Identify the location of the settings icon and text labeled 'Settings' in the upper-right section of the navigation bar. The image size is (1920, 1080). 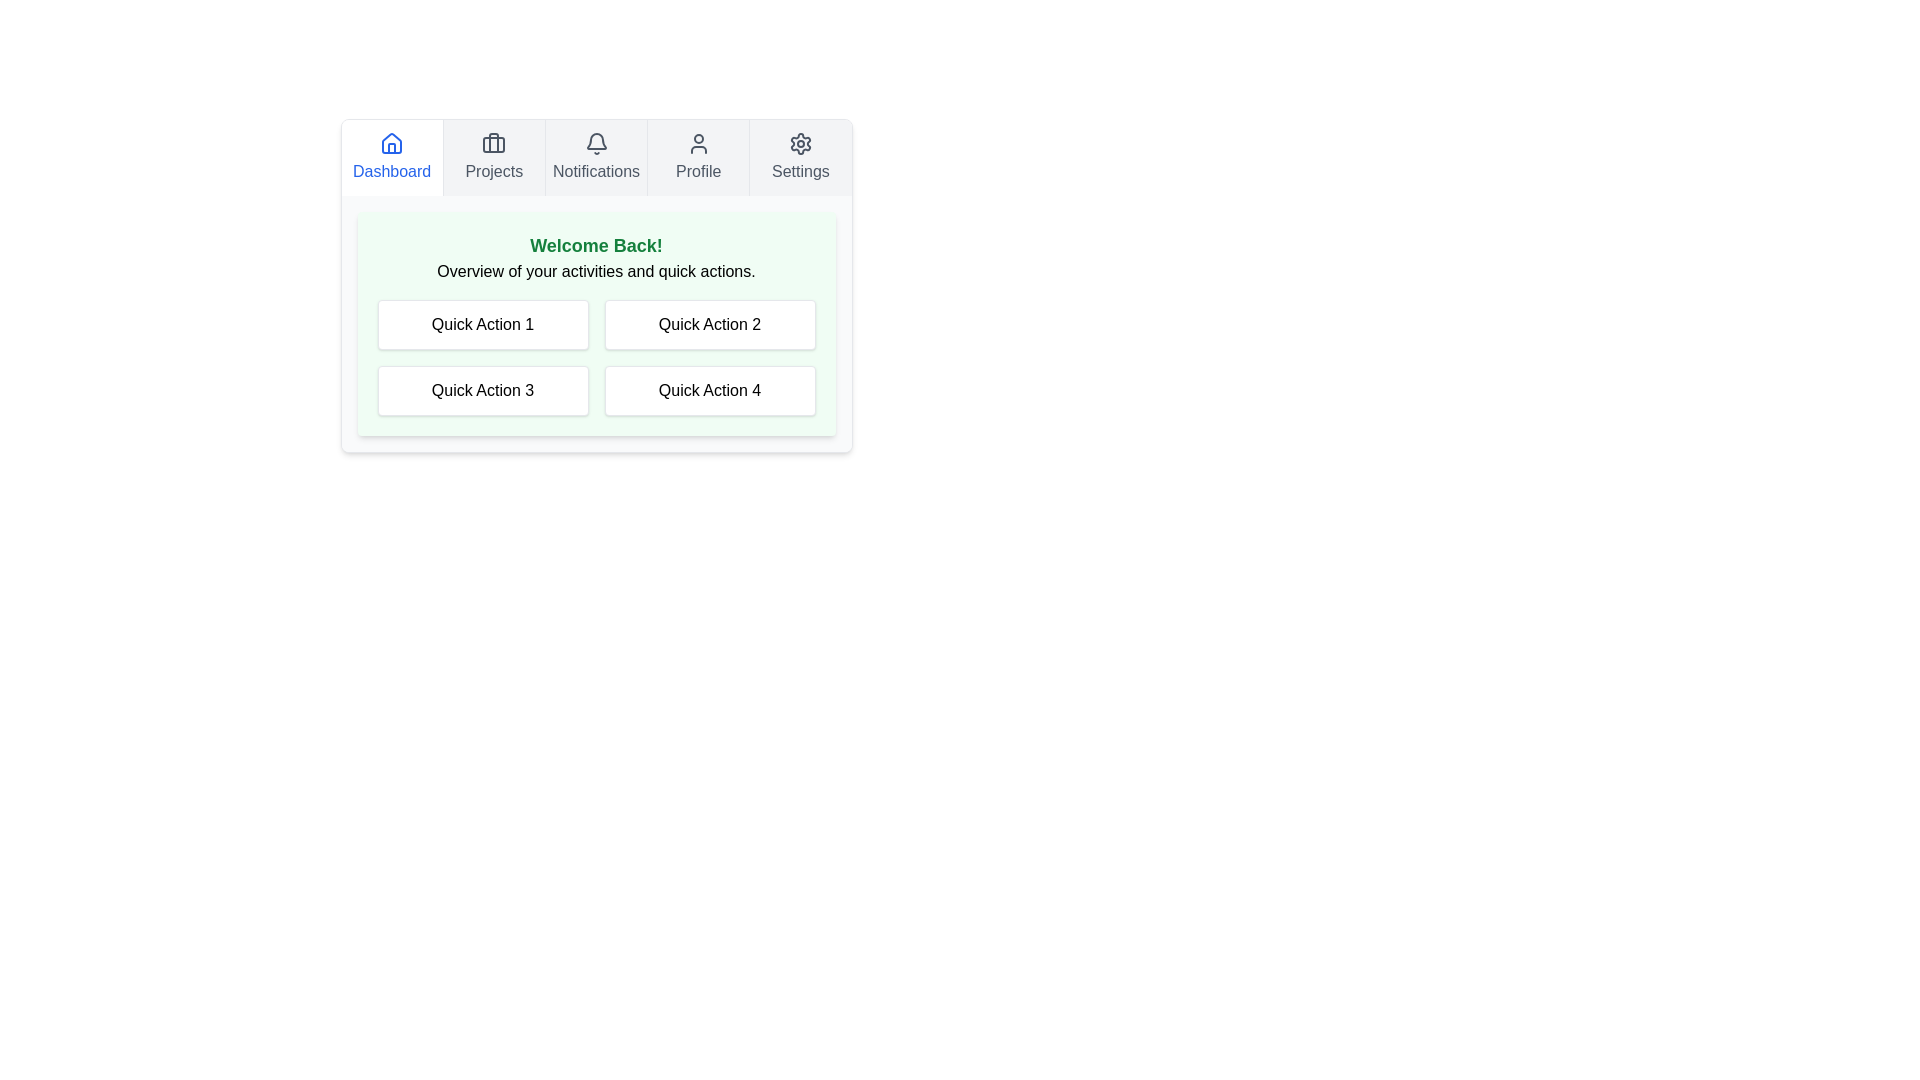
(800, 157).